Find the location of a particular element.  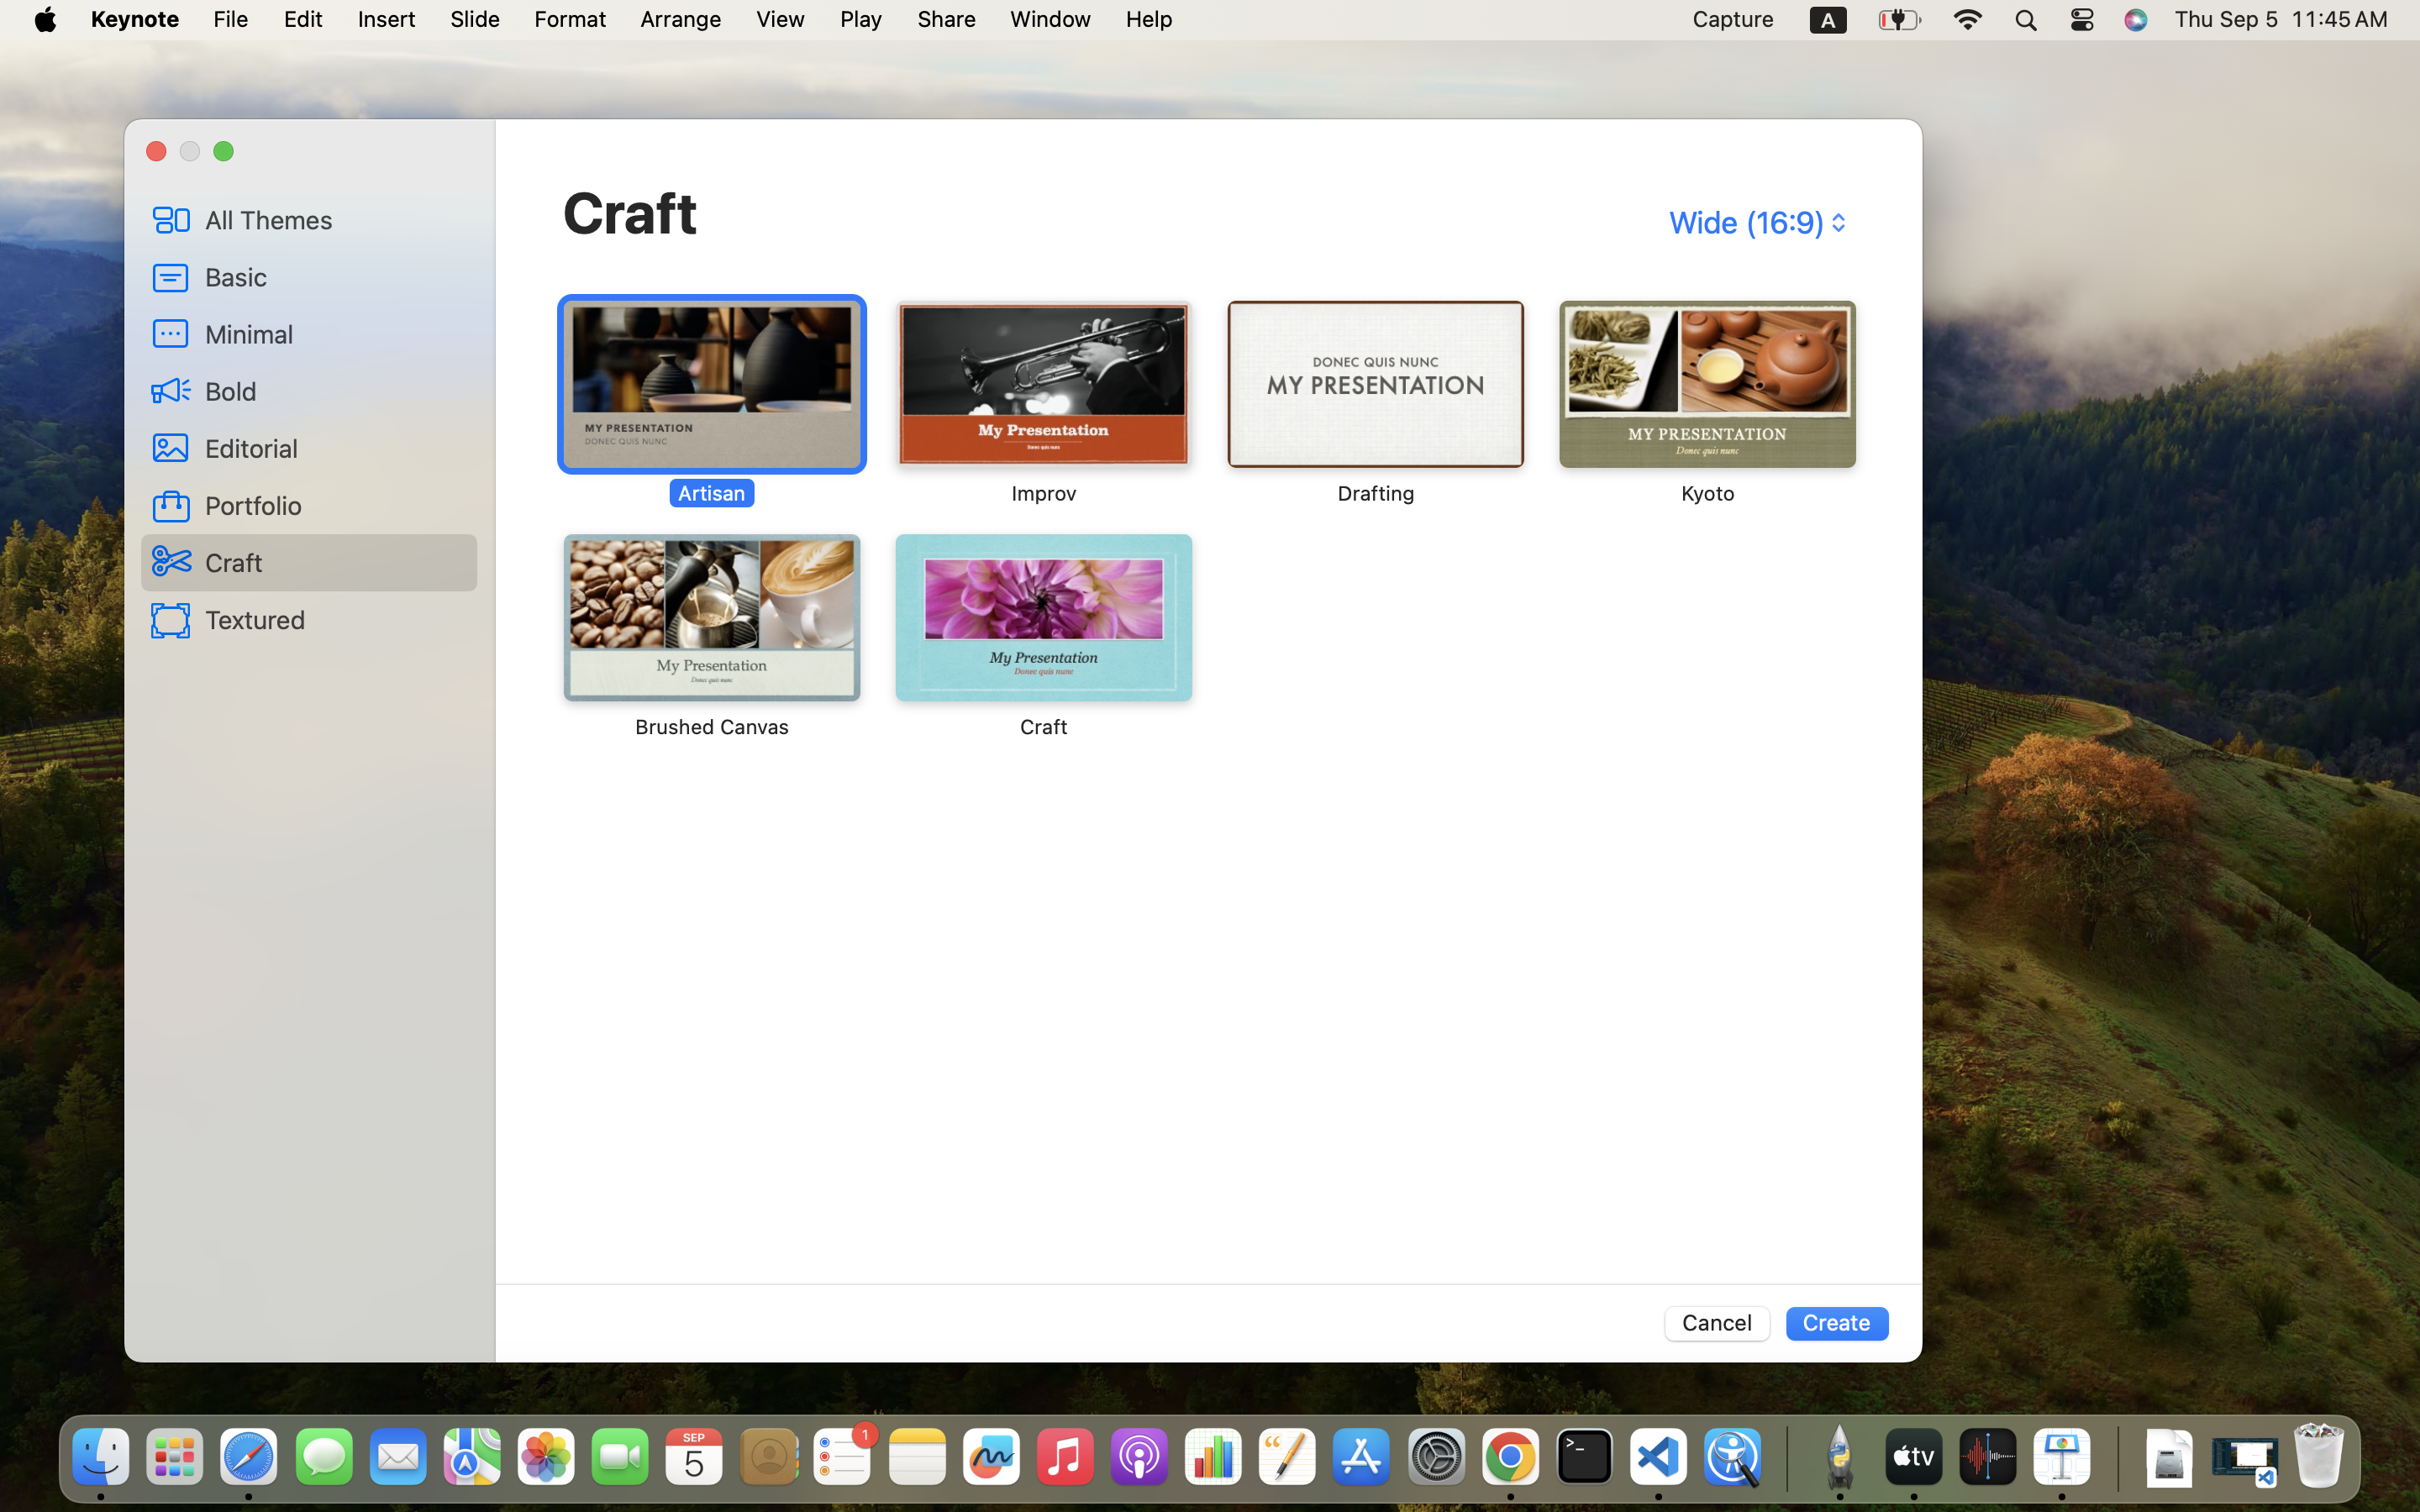

'‎⁨Improv⁩' is located at coordinates (1041, 403).